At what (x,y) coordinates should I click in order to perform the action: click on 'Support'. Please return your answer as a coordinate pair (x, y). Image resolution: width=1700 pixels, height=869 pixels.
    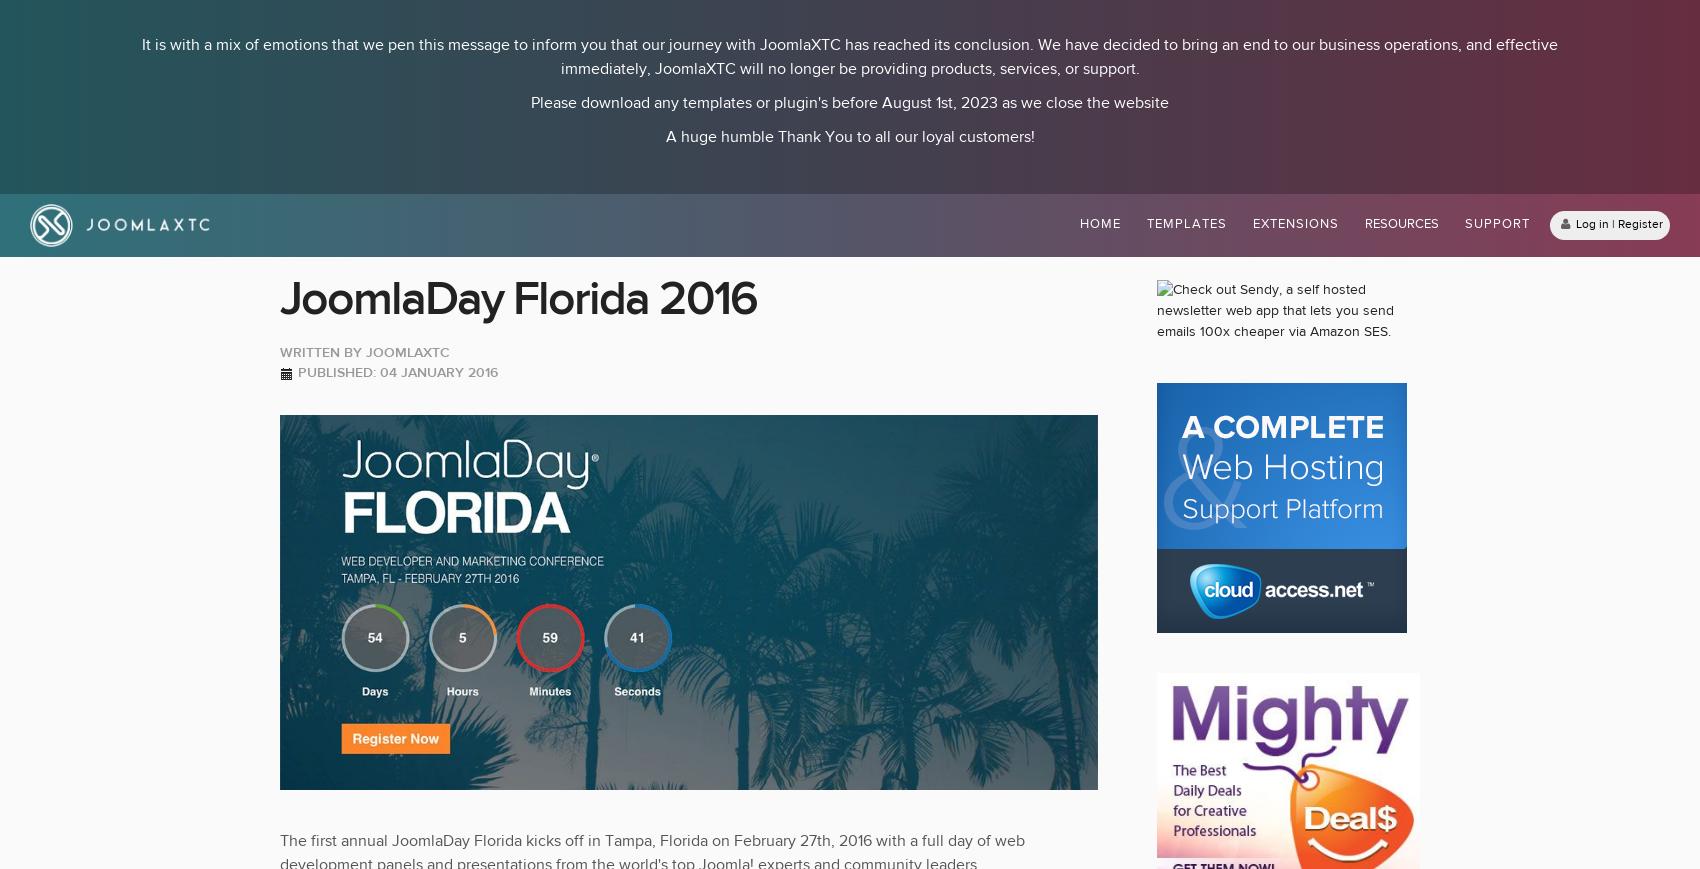
    Looking at the image, I should click on (1497, 223).